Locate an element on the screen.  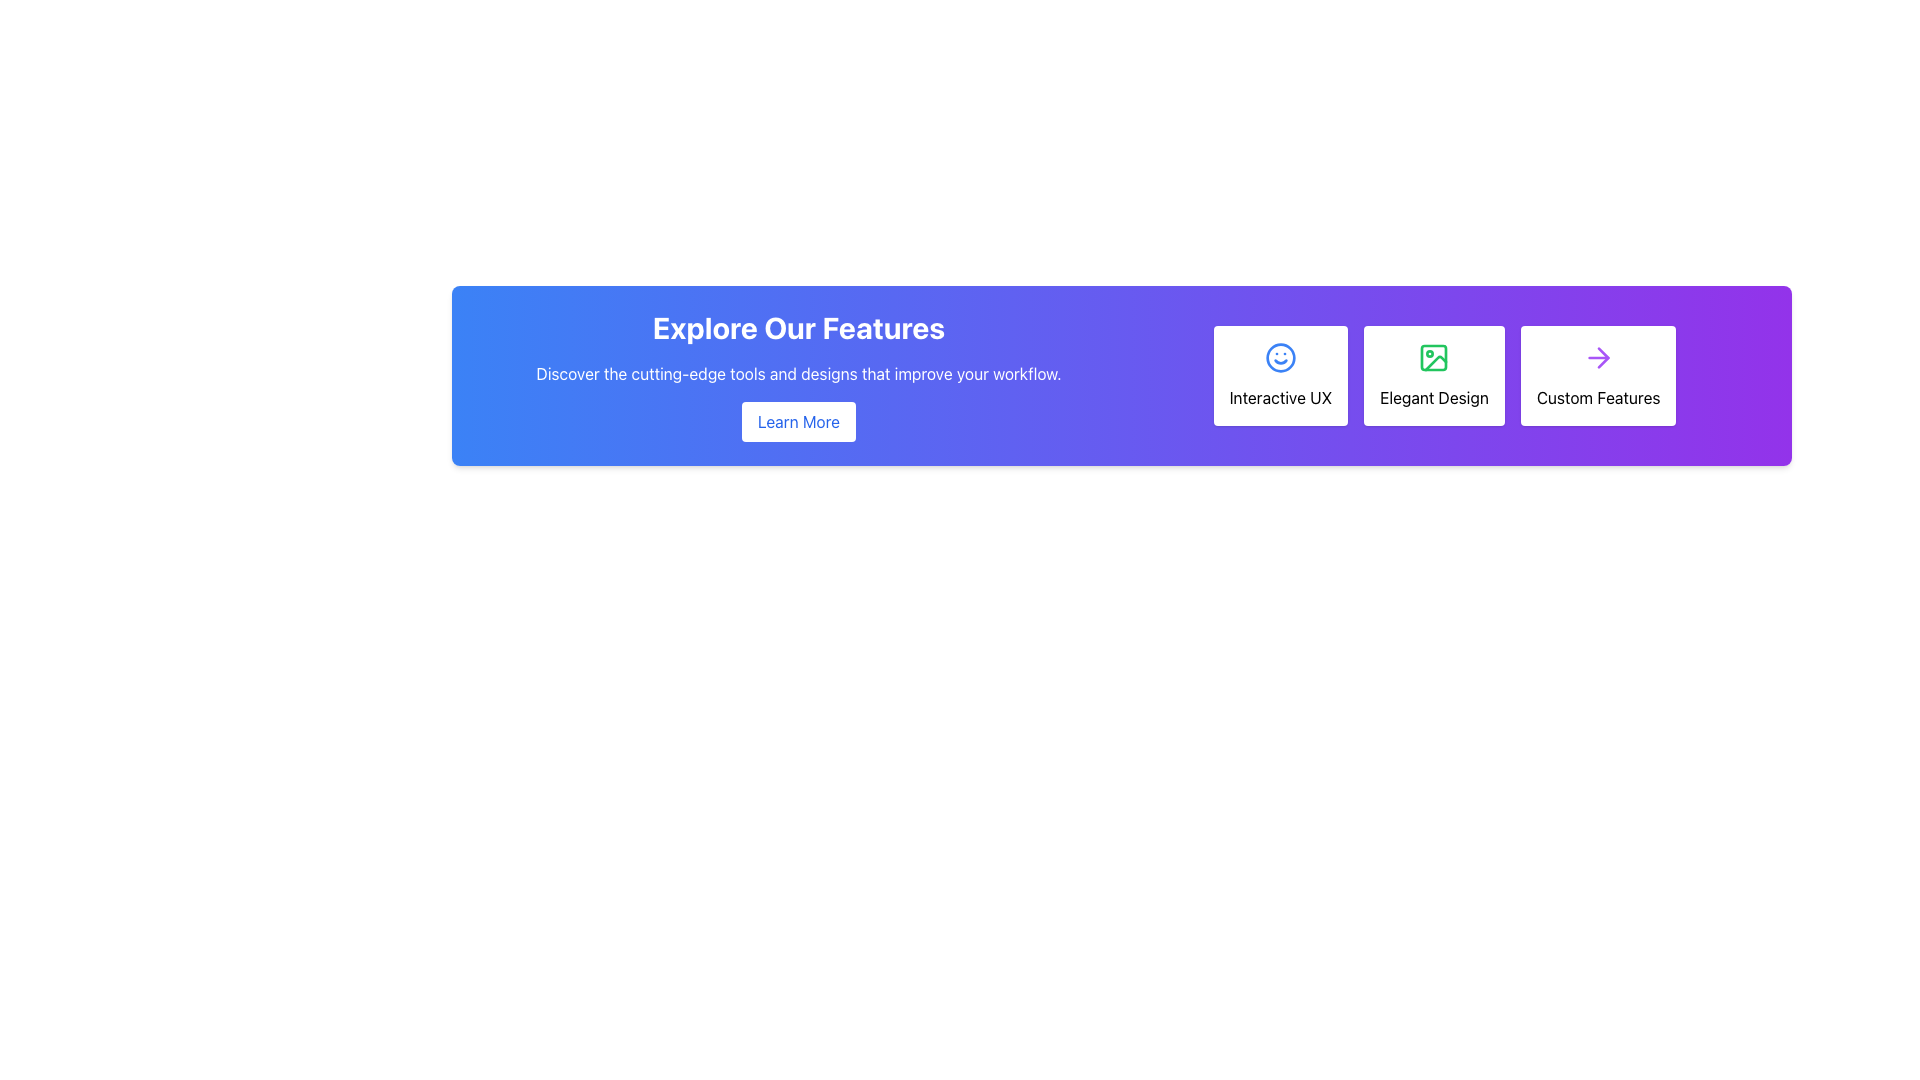
the 'Learn More' button, which is a rounded rectangular button with a white background and blue text, to observe the hover effect that changes the background to light blue is located at coordinates (797, 420).